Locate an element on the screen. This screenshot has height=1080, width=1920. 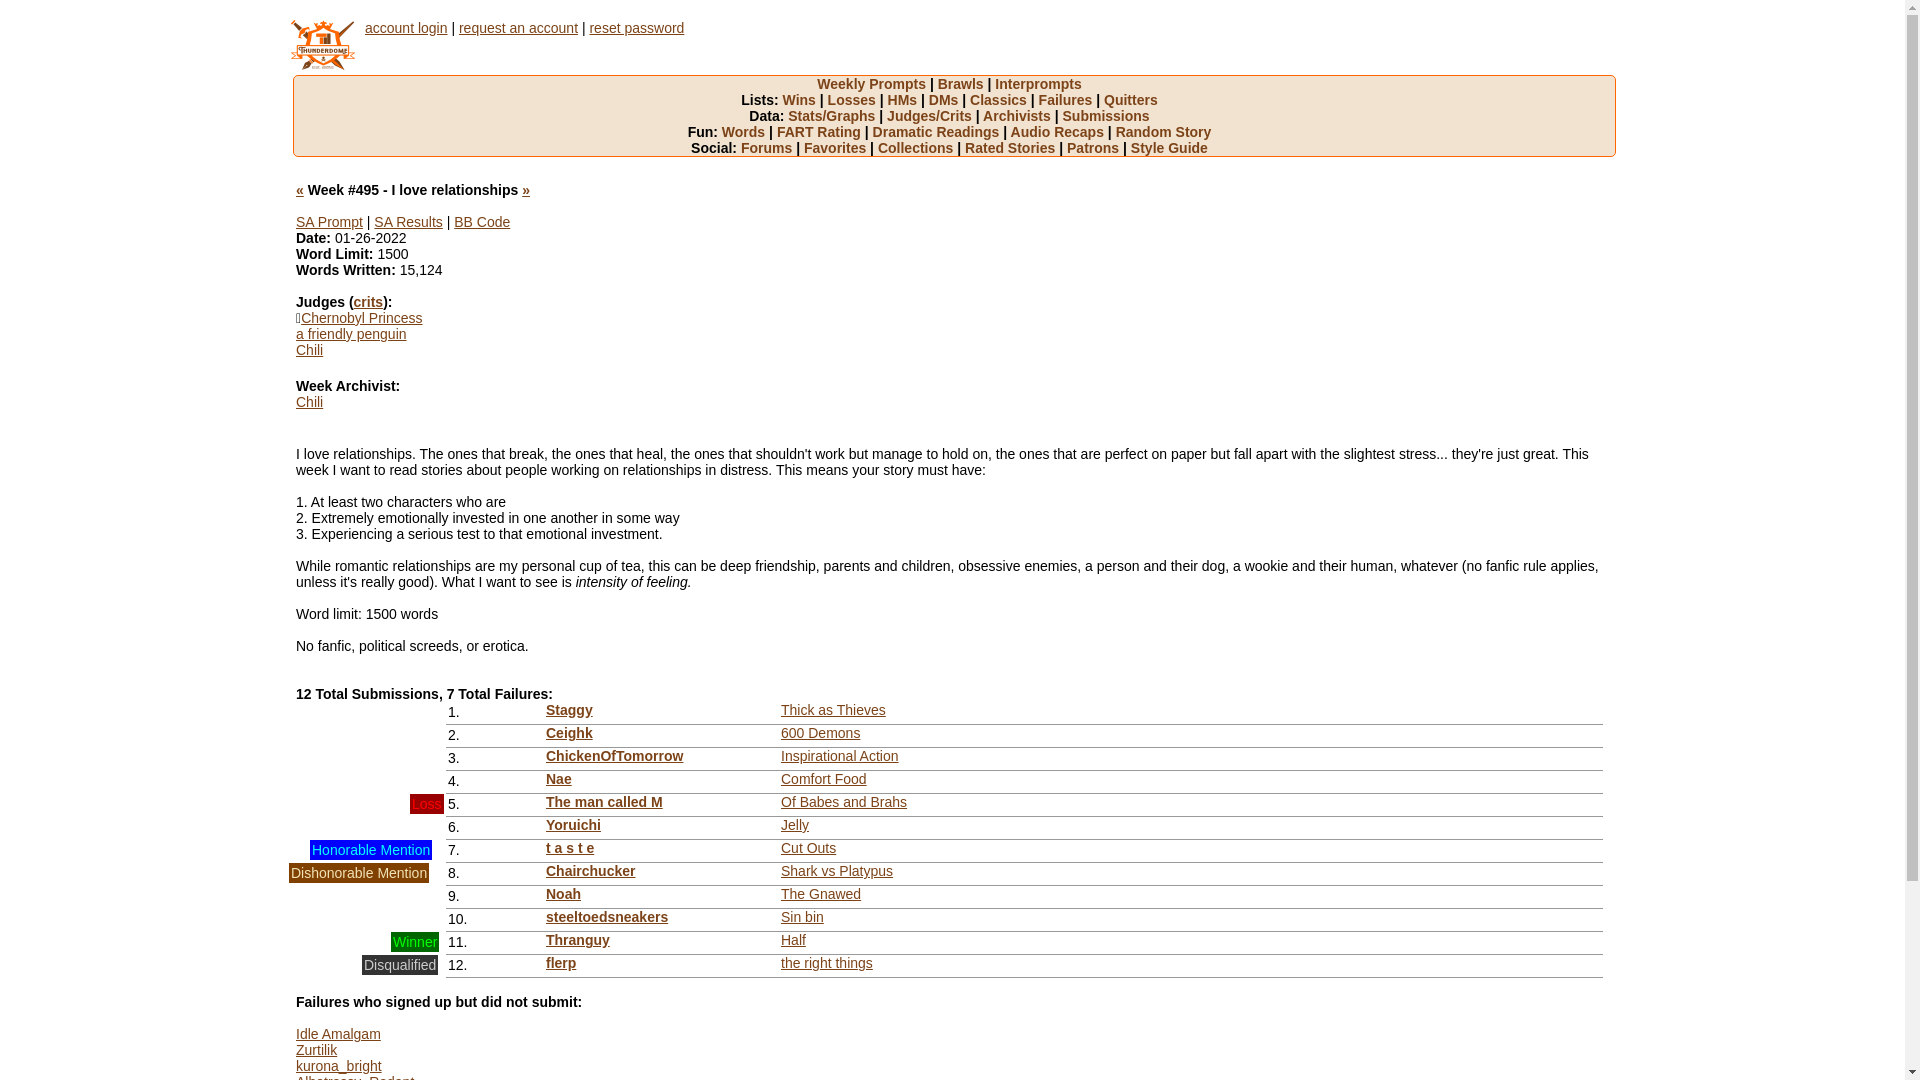
'DMs' is located at coordinates (948, 100).